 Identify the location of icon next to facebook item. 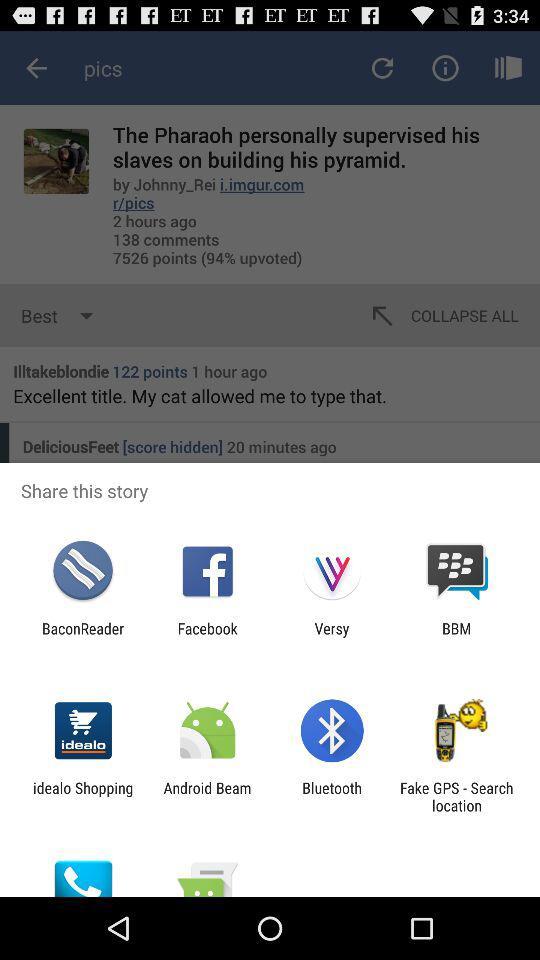
(332, 636).